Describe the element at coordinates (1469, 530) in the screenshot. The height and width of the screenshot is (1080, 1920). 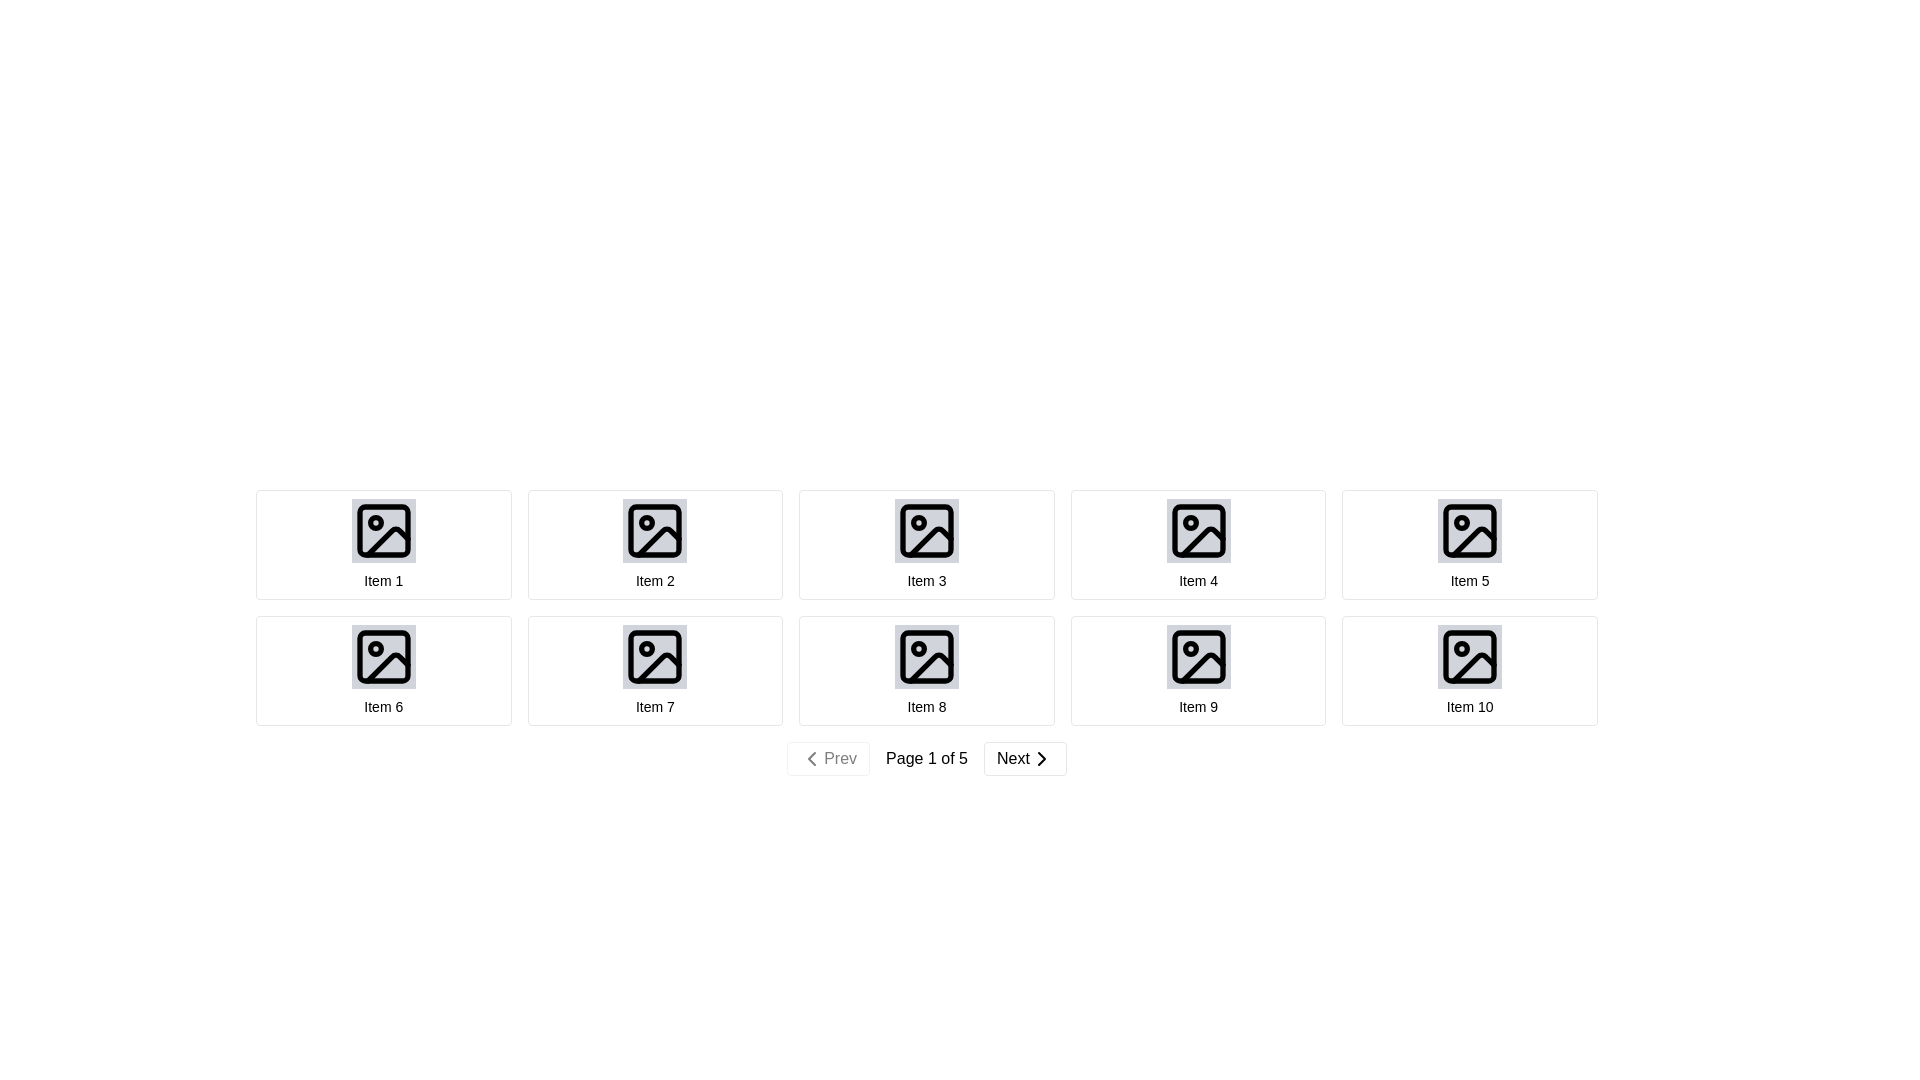
I see `the graphical icon representing a picture within the card labeled 'Item 5' for interaction` at that location.